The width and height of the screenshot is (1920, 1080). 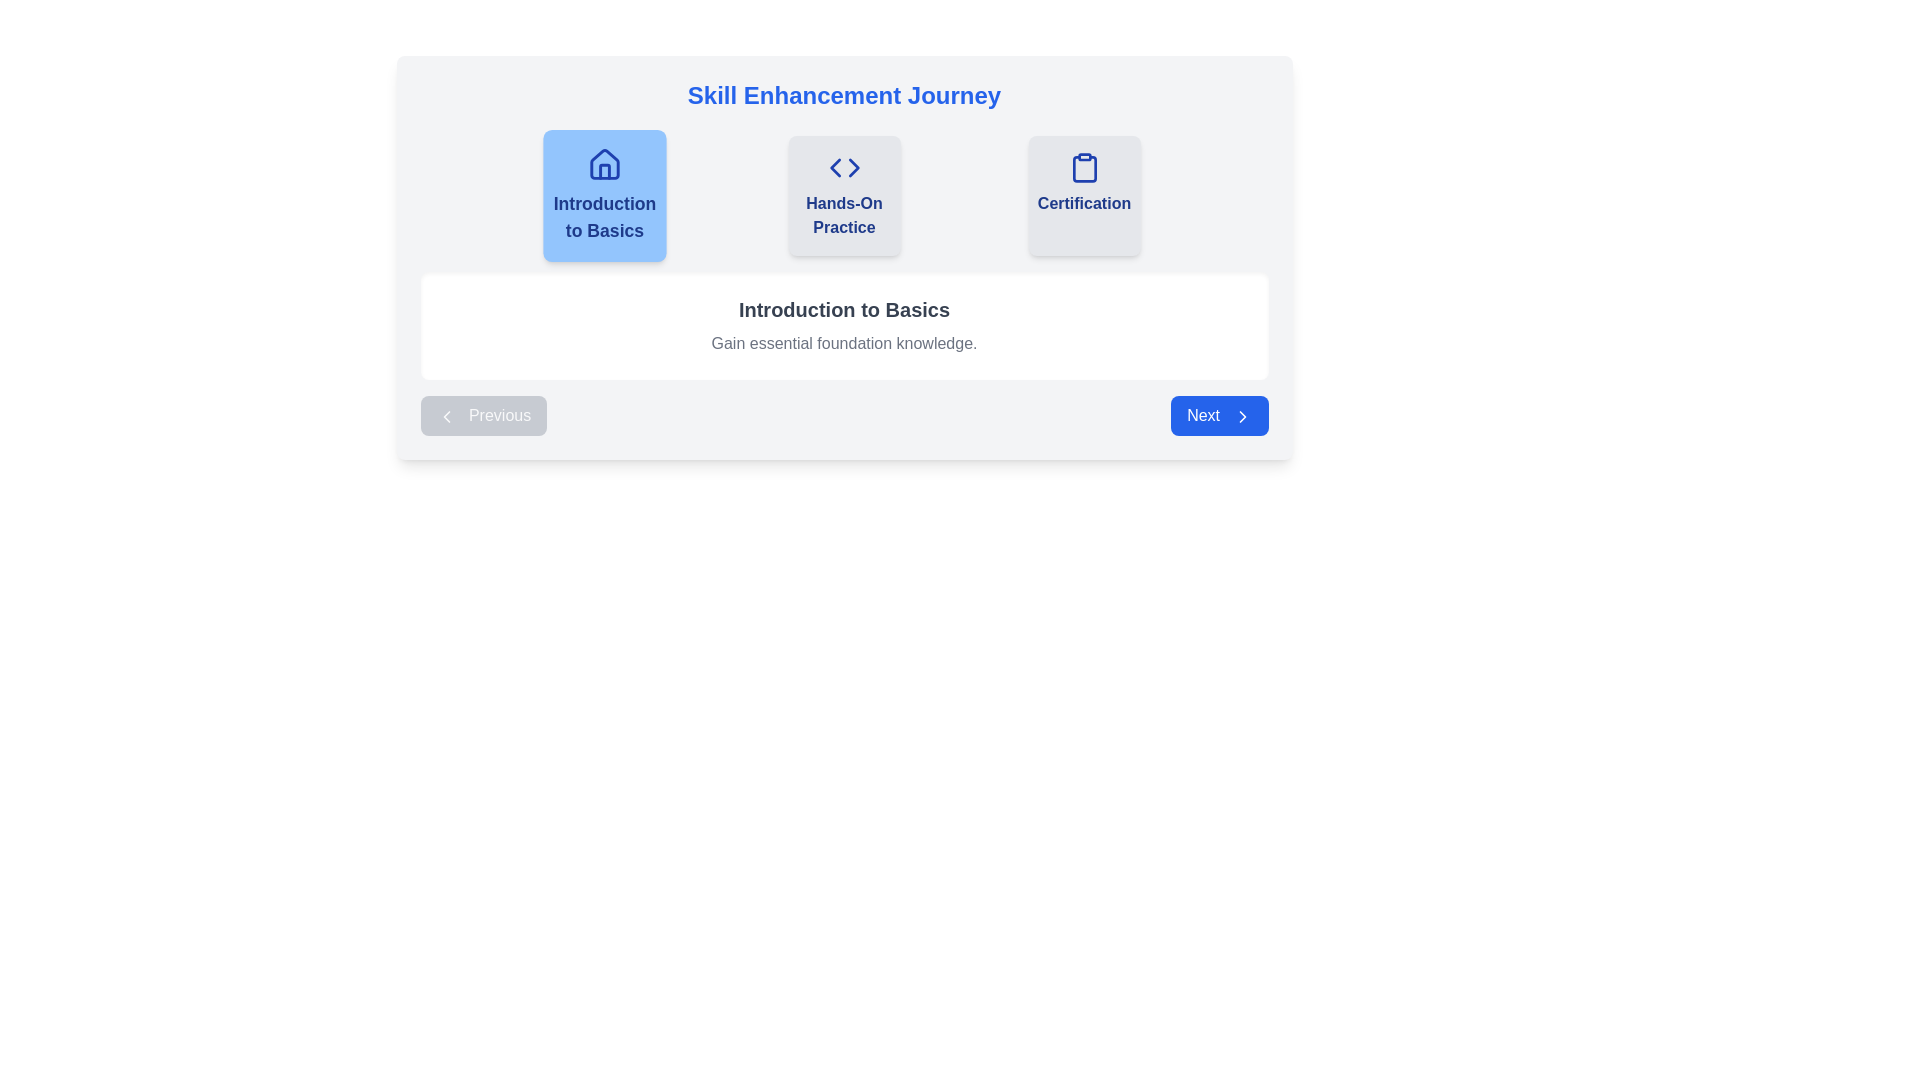 I want to click on the house icon located within the blue-tinted card titled 'Introduction to Basics' in the top-left quadrant of the interface, so click(x=603, y=170).